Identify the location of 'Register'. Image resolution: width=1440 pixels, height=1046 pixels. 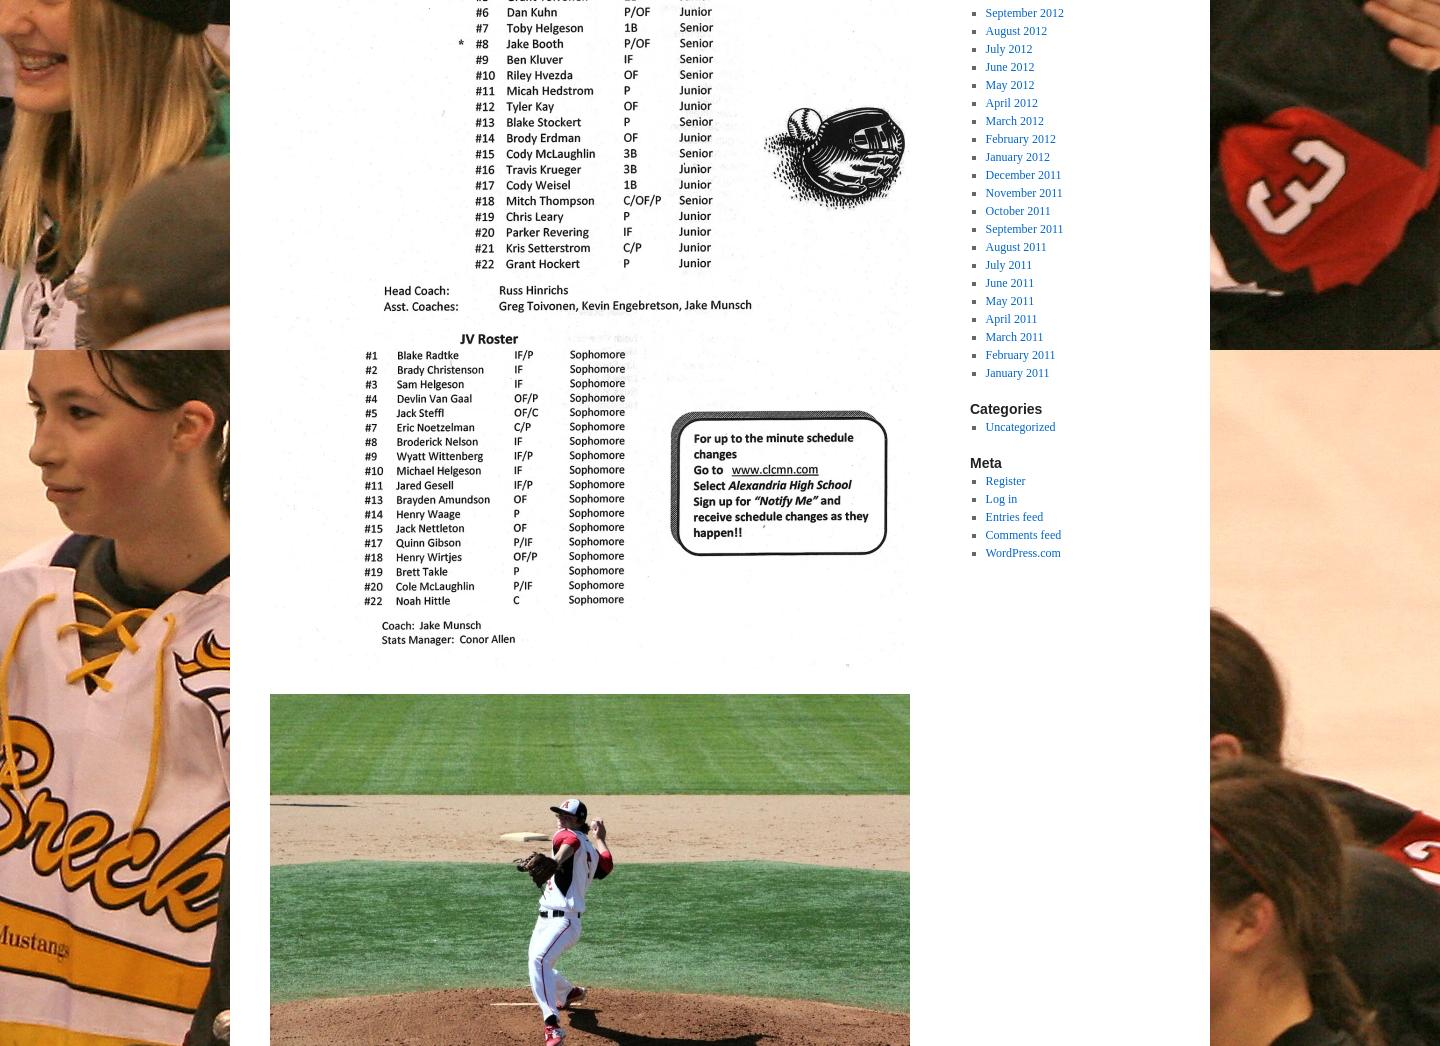
(1003, 480).